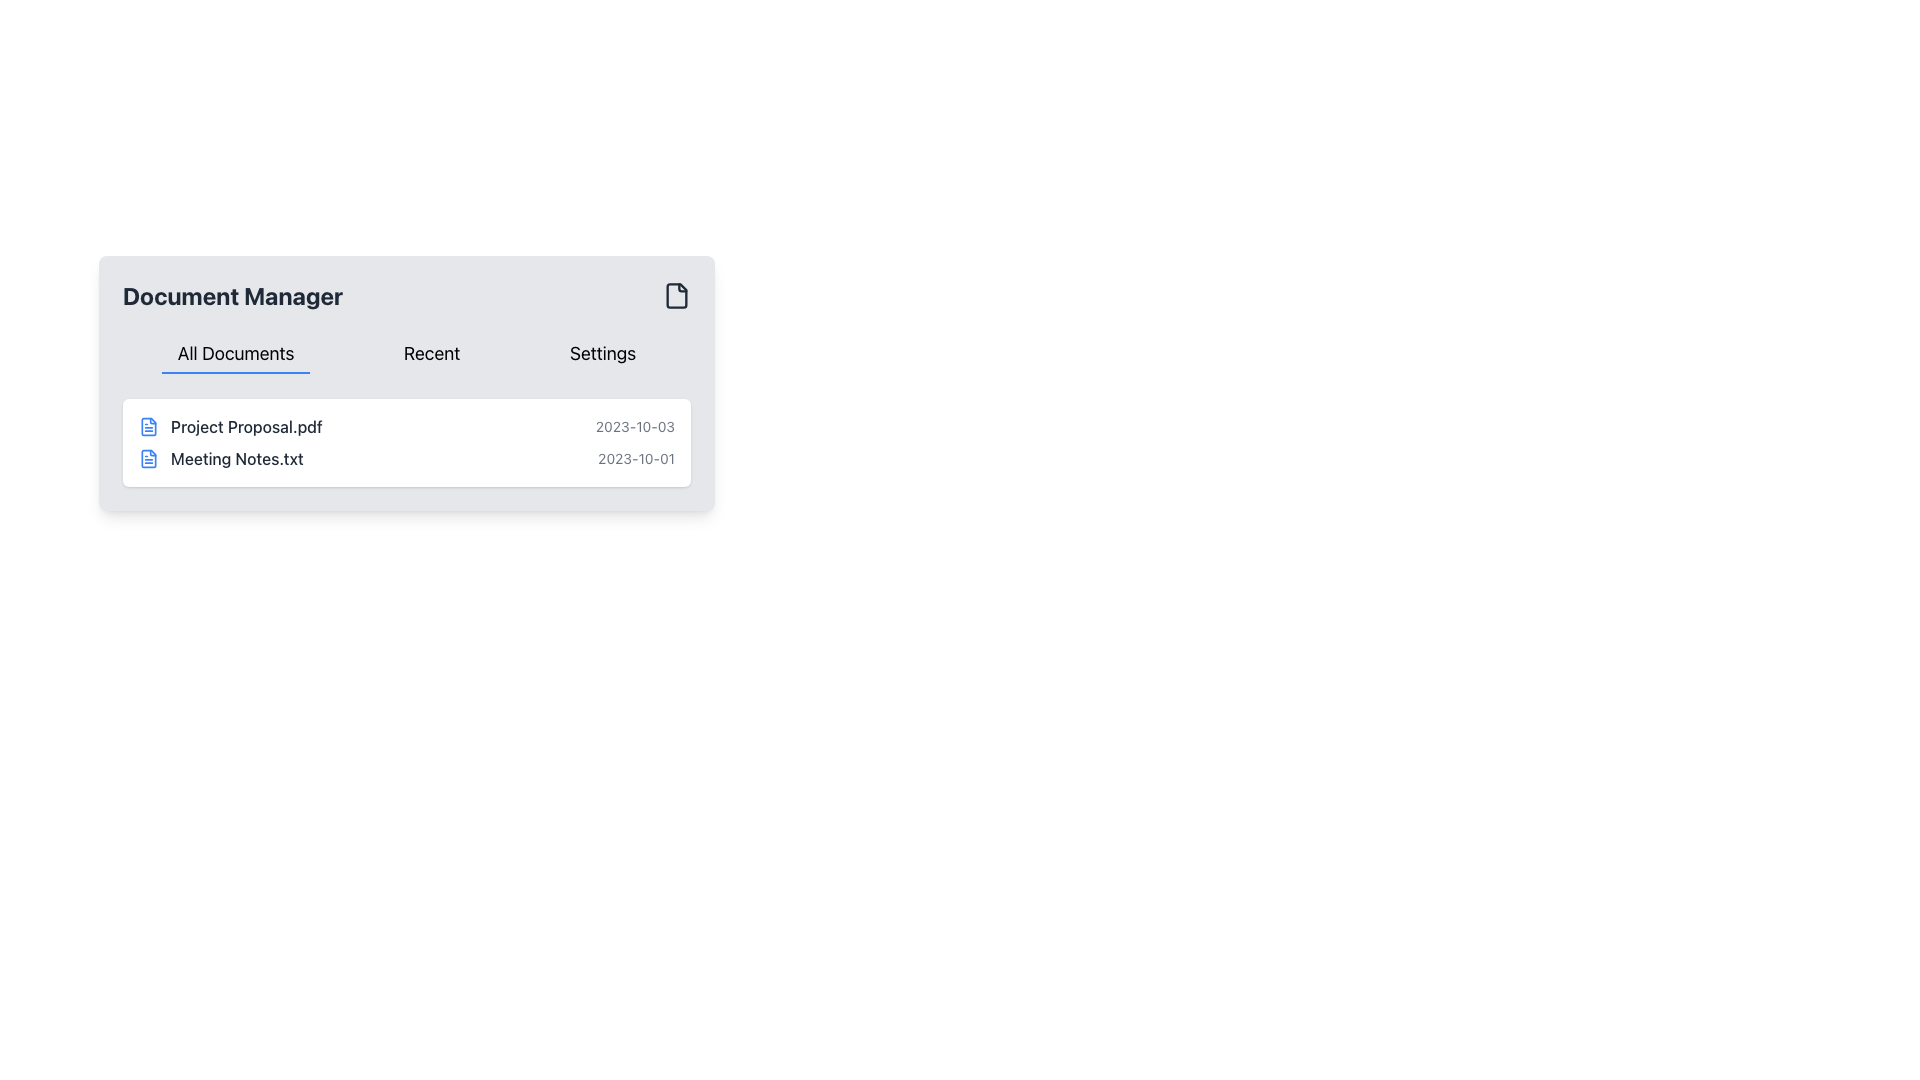 This screenshot has width=1920, height=1080. Describe the element at coordinates (147, 426) in the screenshot. I see `the small-sized blue document file icon located as the first item in the 'Document Manager' panel` at that location.